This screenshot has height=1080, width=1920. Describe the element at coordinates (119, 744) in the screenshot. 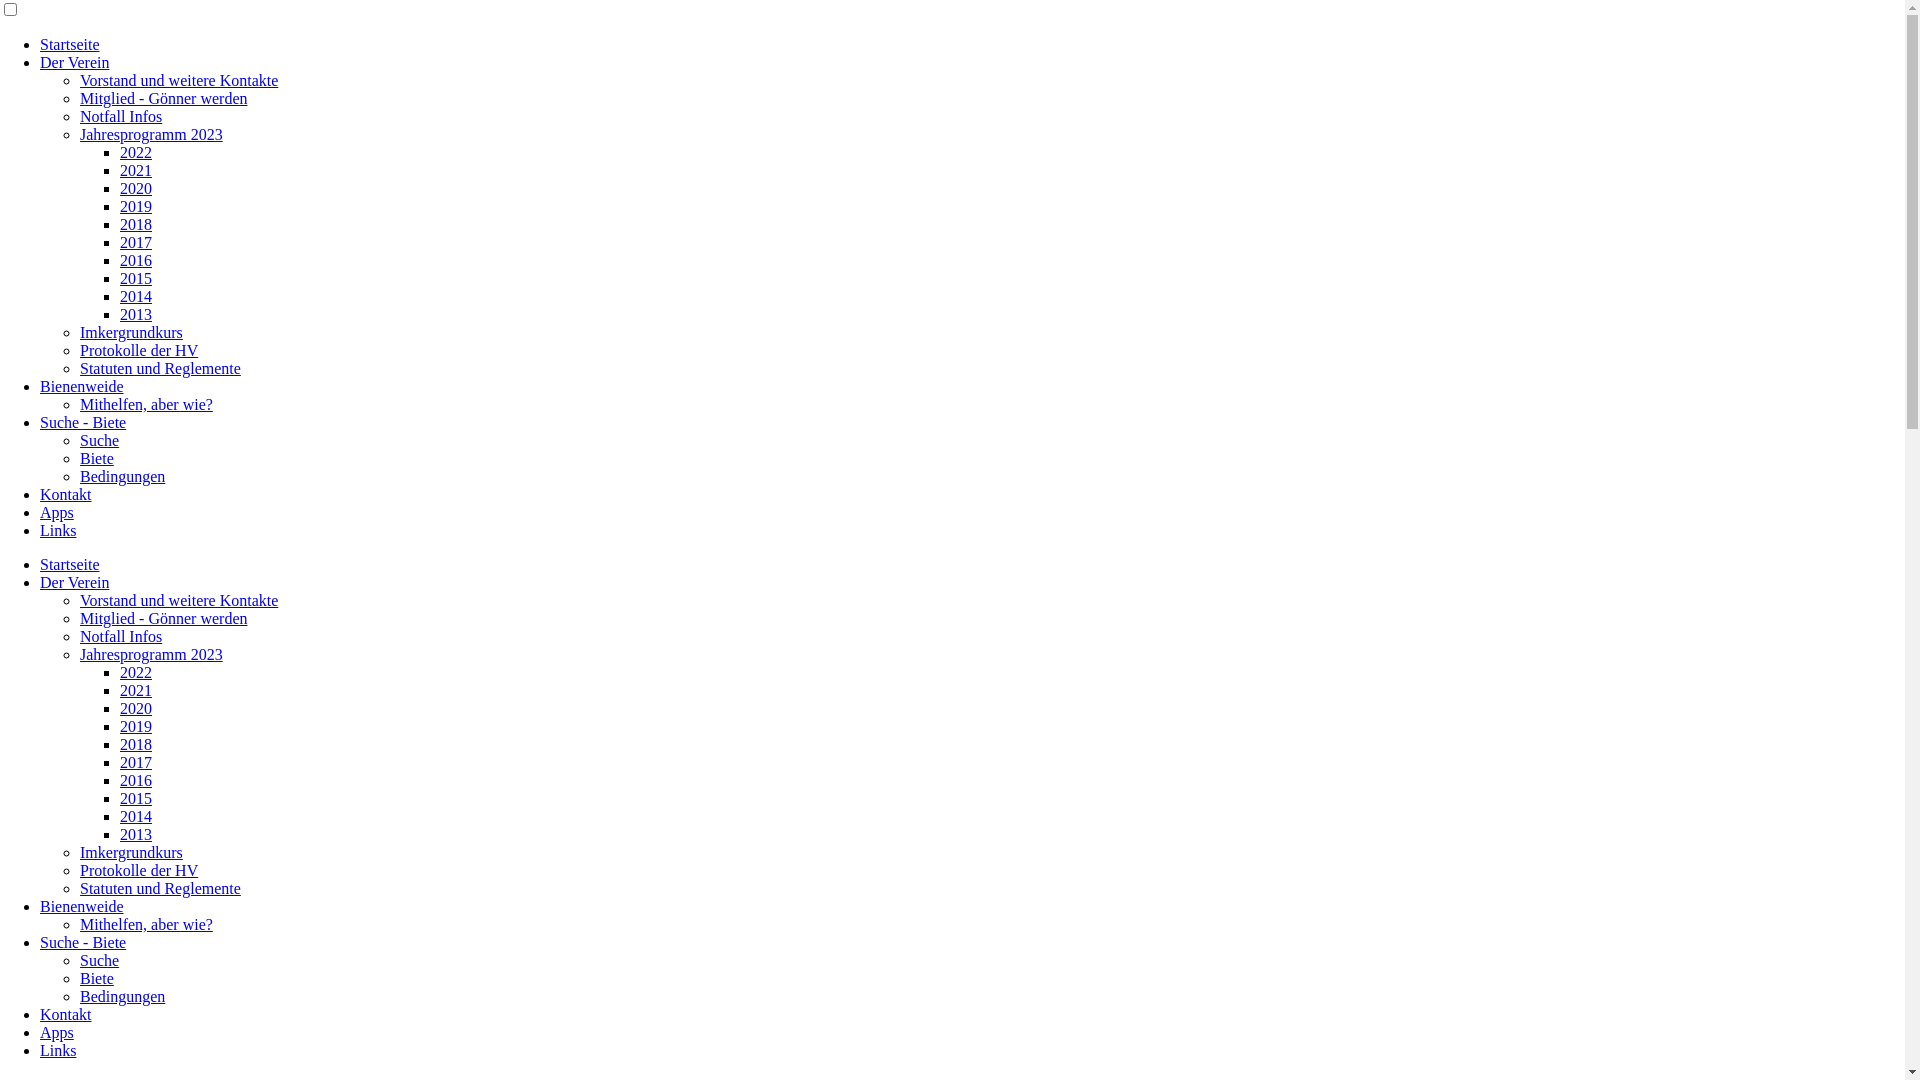

I see `'2018'` at that location.